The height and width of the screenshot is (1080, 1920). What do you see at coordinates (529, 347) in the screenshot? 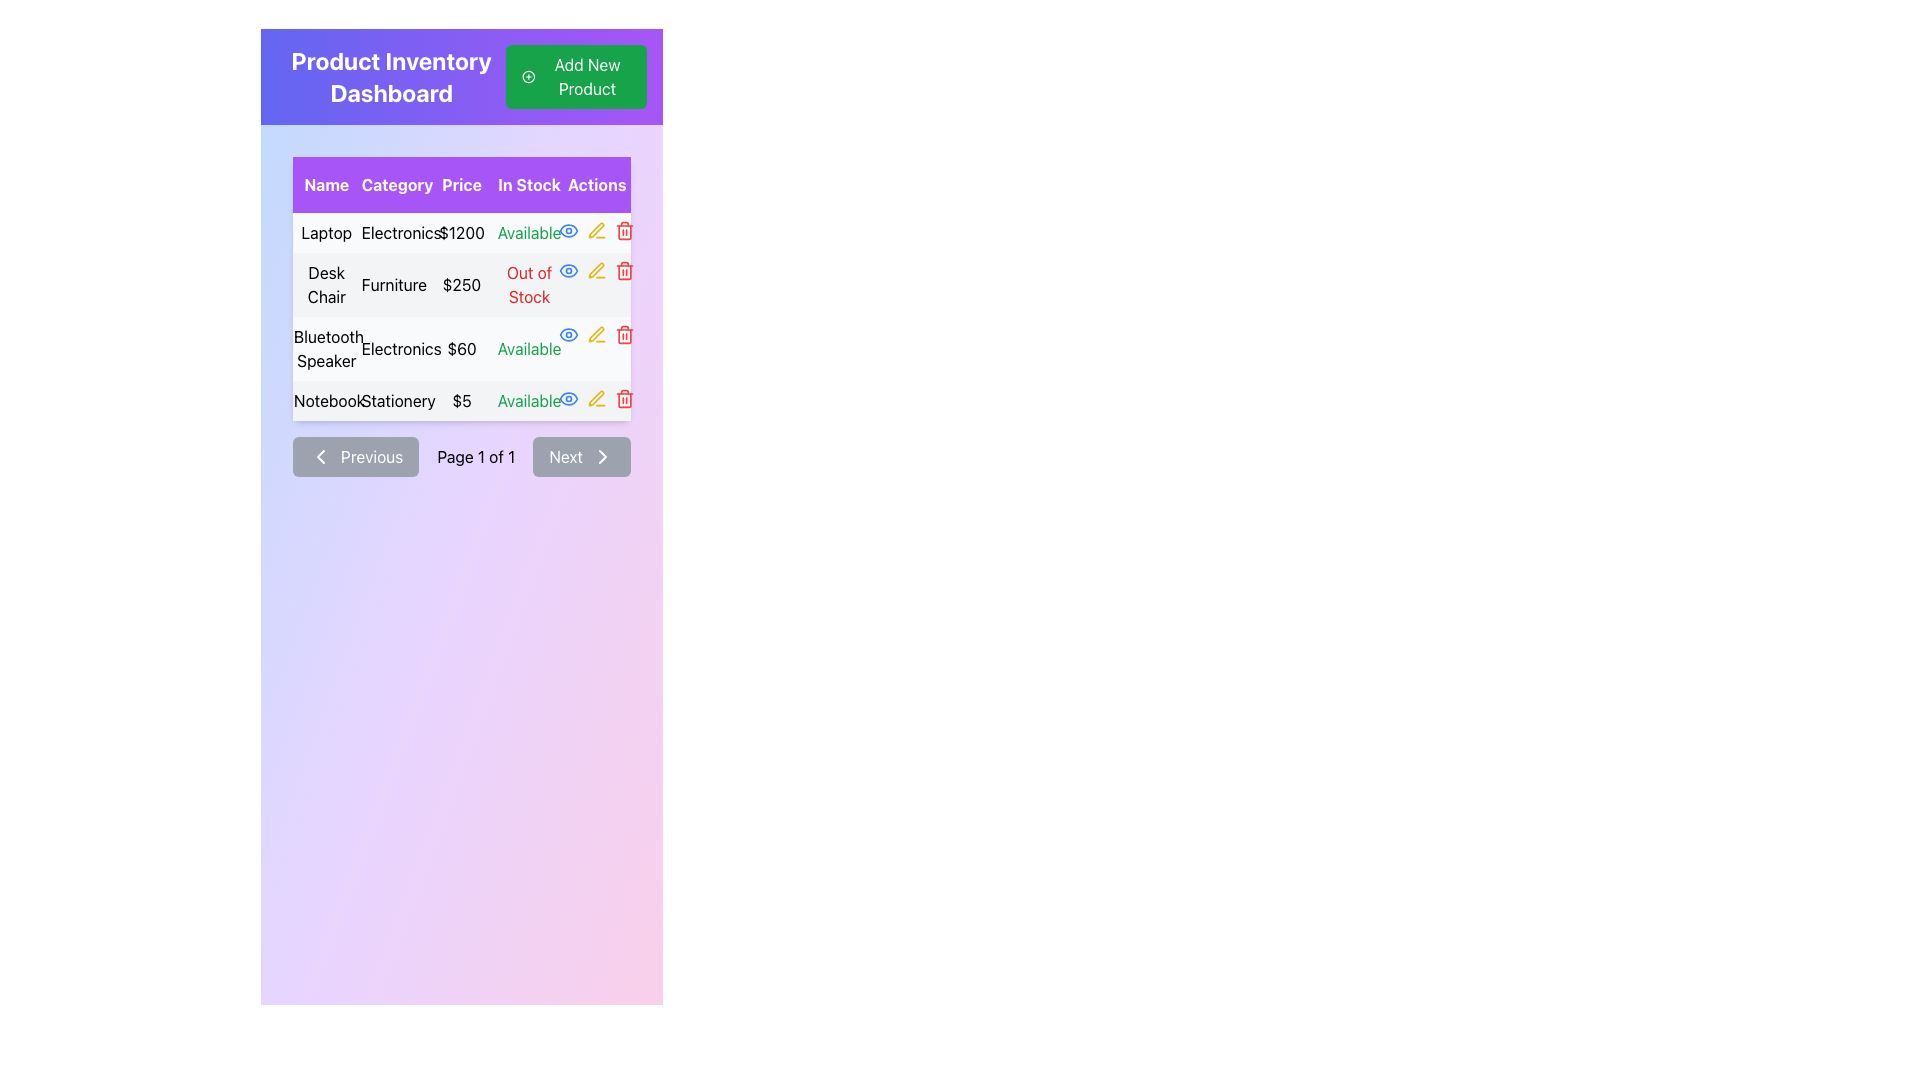
I see `the text label displaying 'Available' with green font that indicates the availability status in the fourth column of the third row of the product table, aligned with the 'Bluetooth Speaker' row` at bounding box center [529, 347].